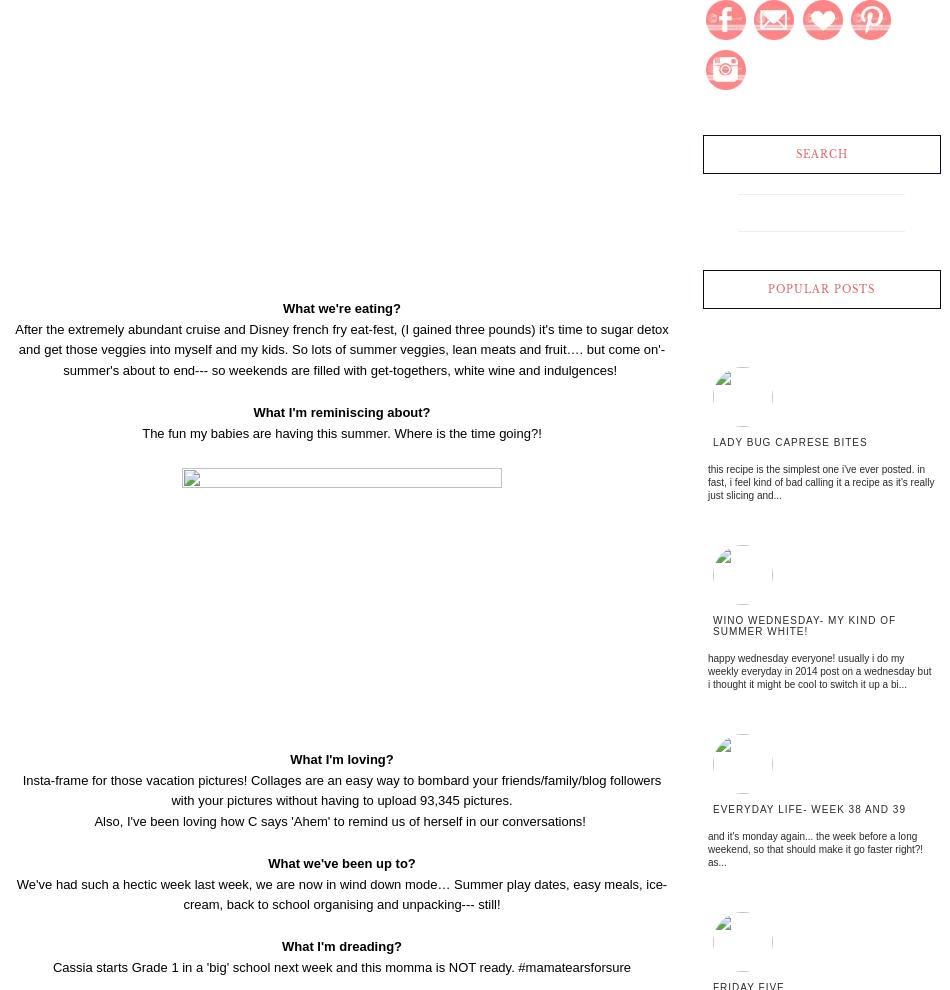 Image resolution: width=950 pixels, height=990 pixels. Describe the element at coordinates (766, 289) in the screenshot. I see `'Popular Posts'` at that location.